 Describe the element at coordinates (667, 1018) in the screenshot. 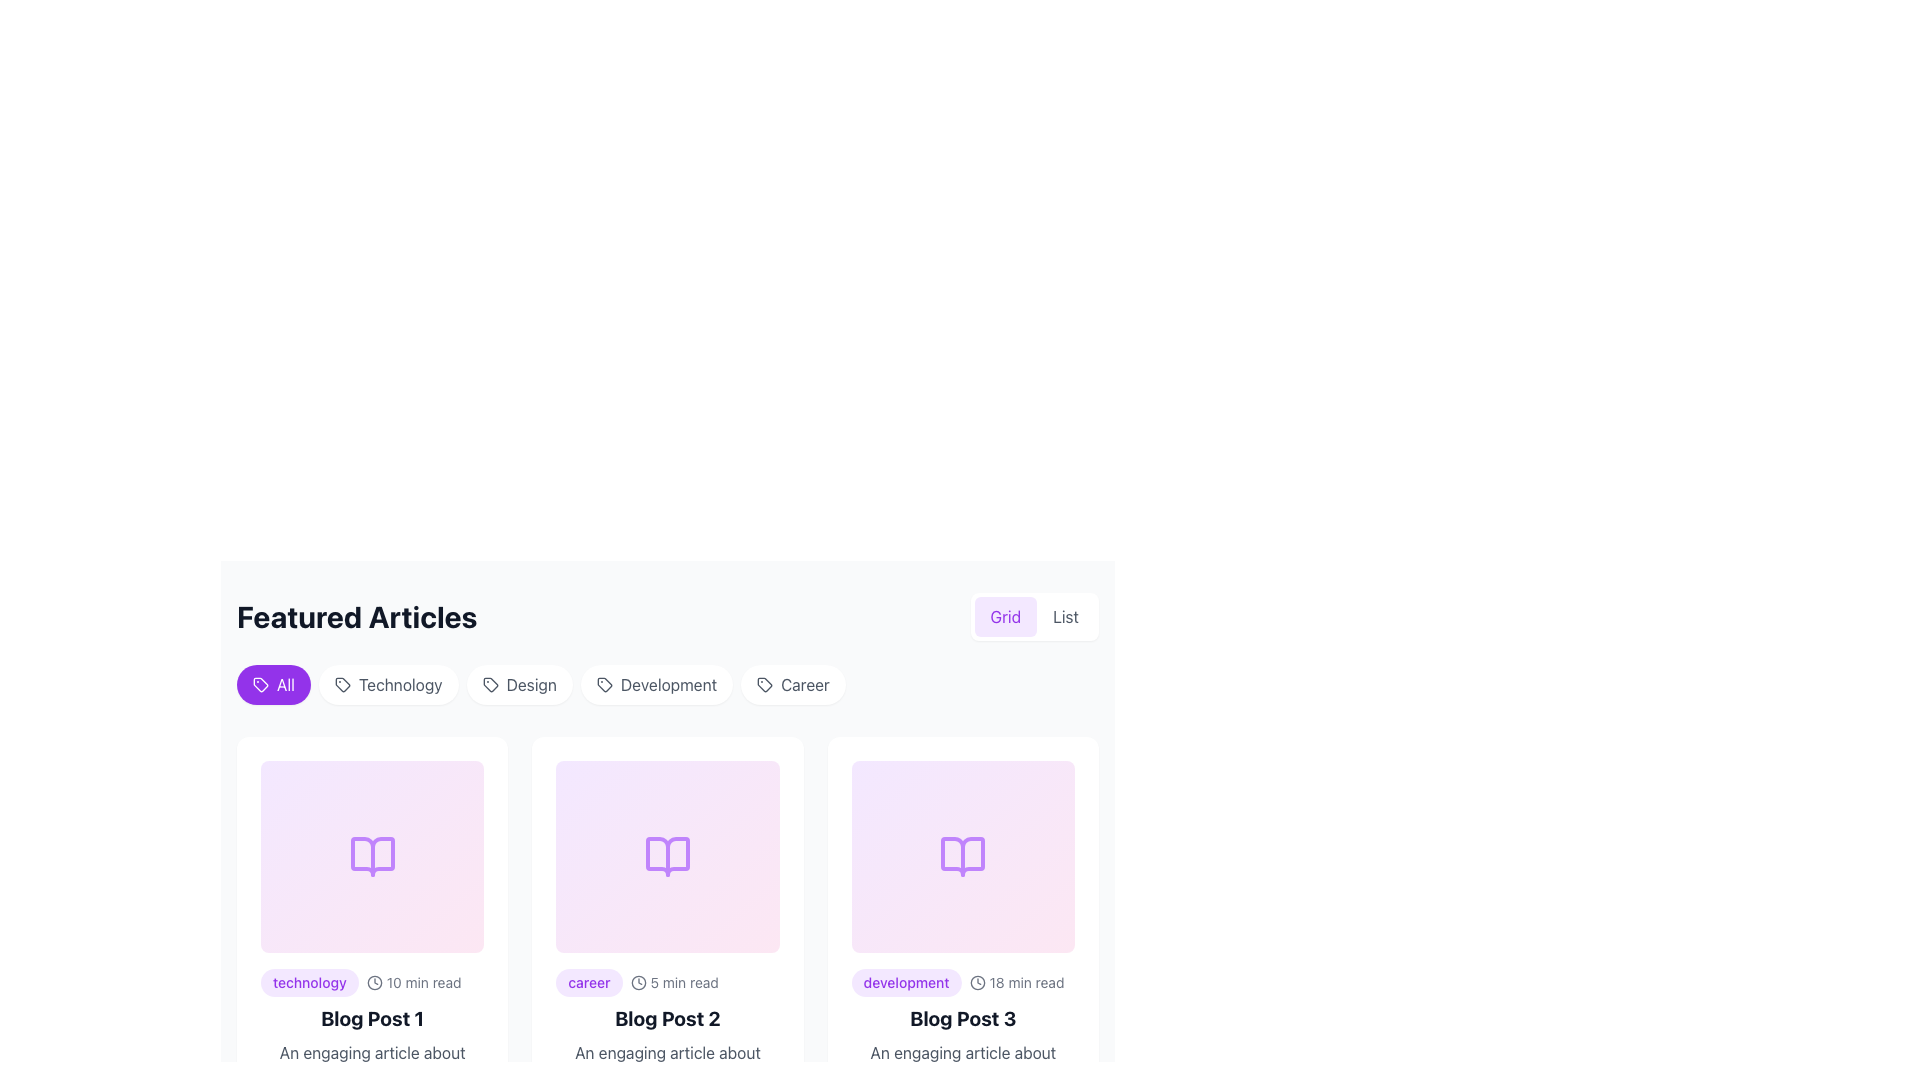

I see `the title text element located within the center article card of the three-card layout under the 'Featured Articles' section, specifically between 'career 5 min read' and the brief descriptive text` at that location.